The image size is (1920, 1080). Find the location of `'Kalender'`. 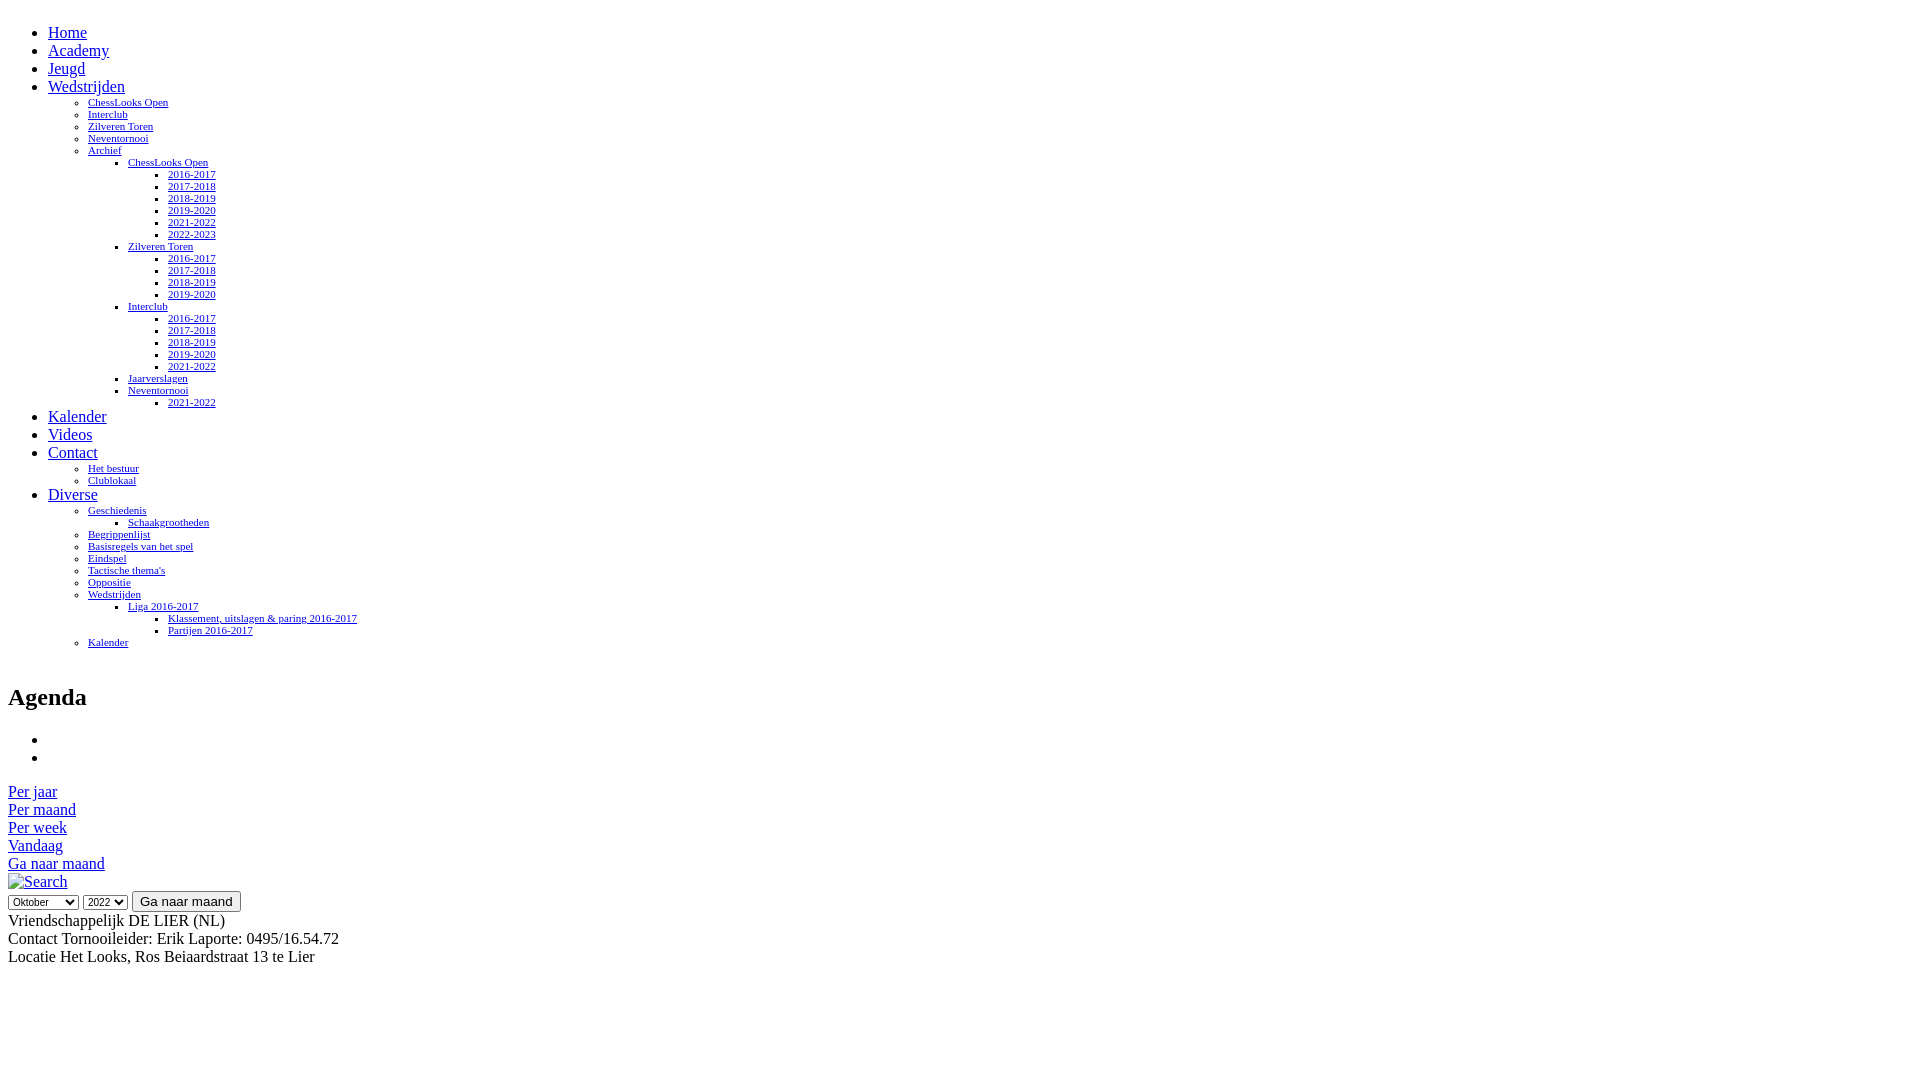

'Kalender' is located at coordinates (106, 641).